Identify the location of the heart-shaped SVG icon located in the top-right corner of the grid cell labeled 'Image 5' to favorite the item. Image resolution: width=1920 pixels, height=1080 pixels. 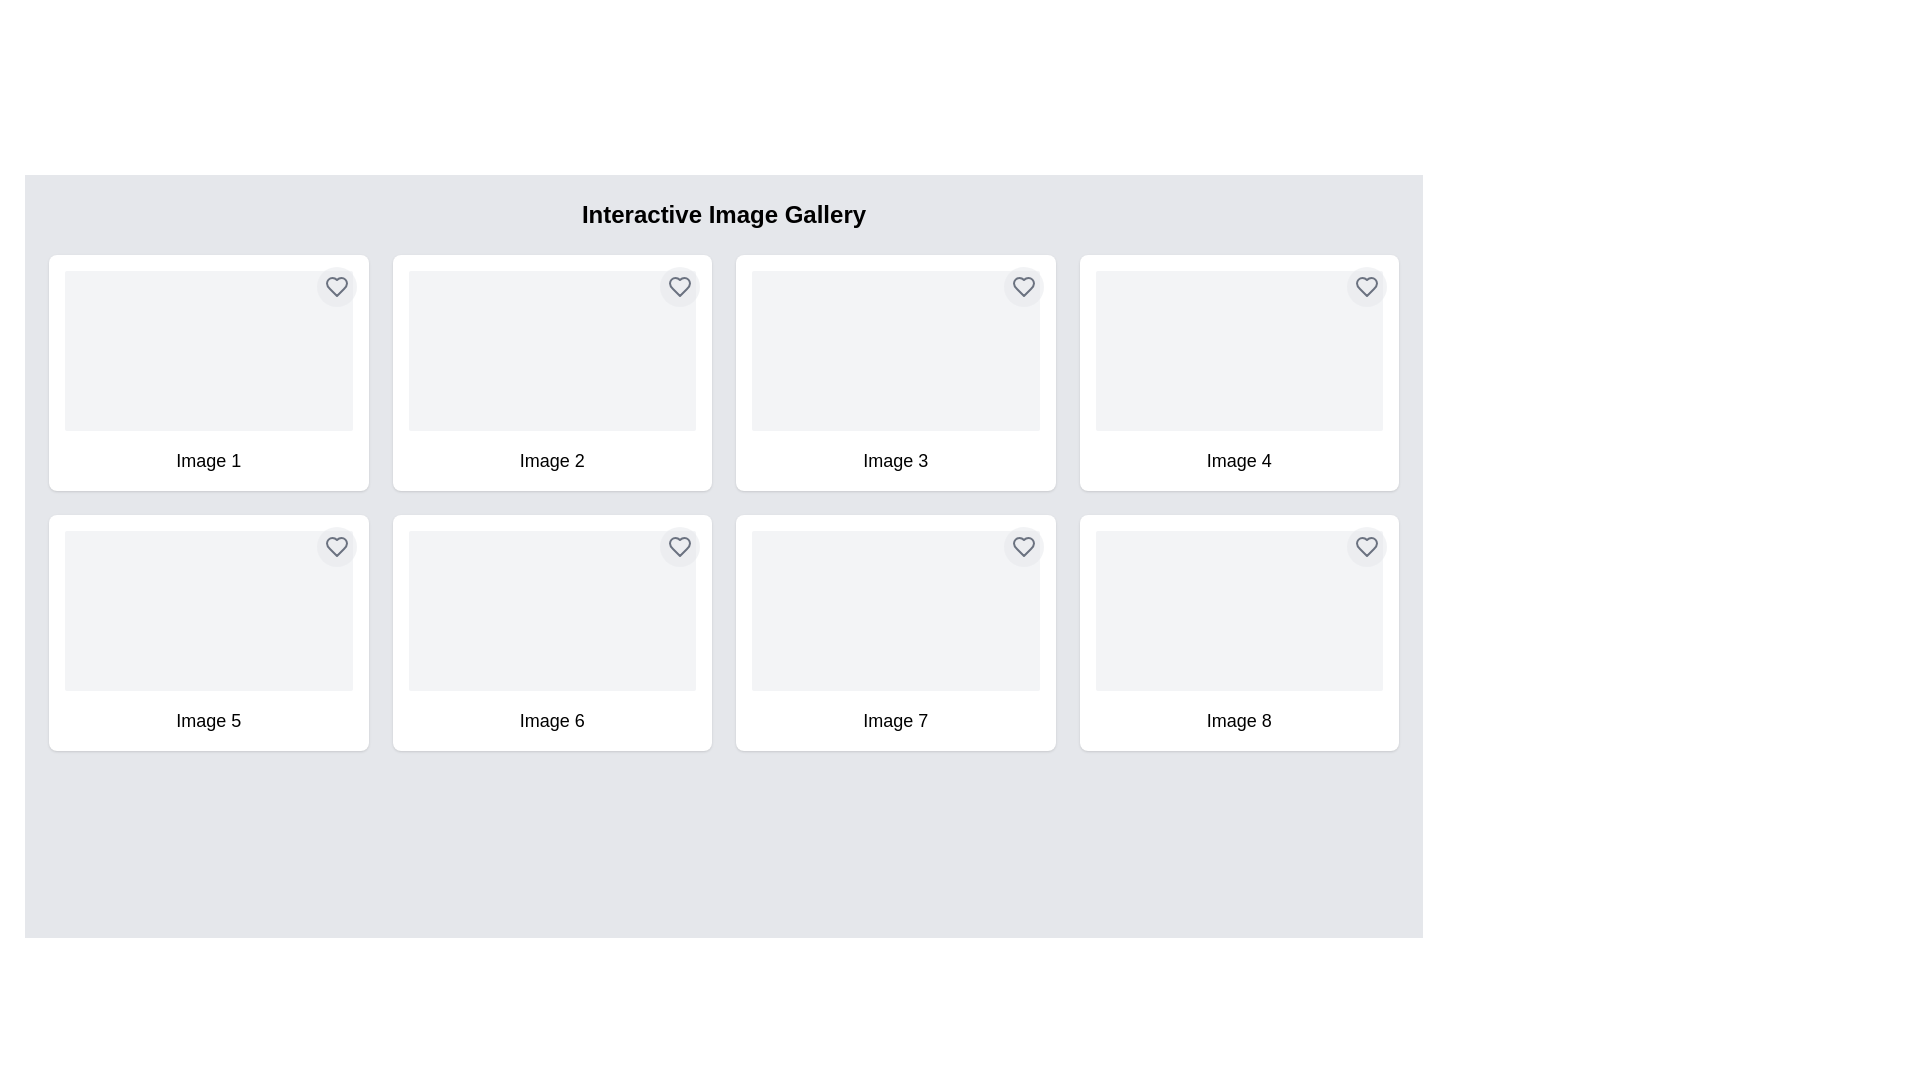
(336, 547).